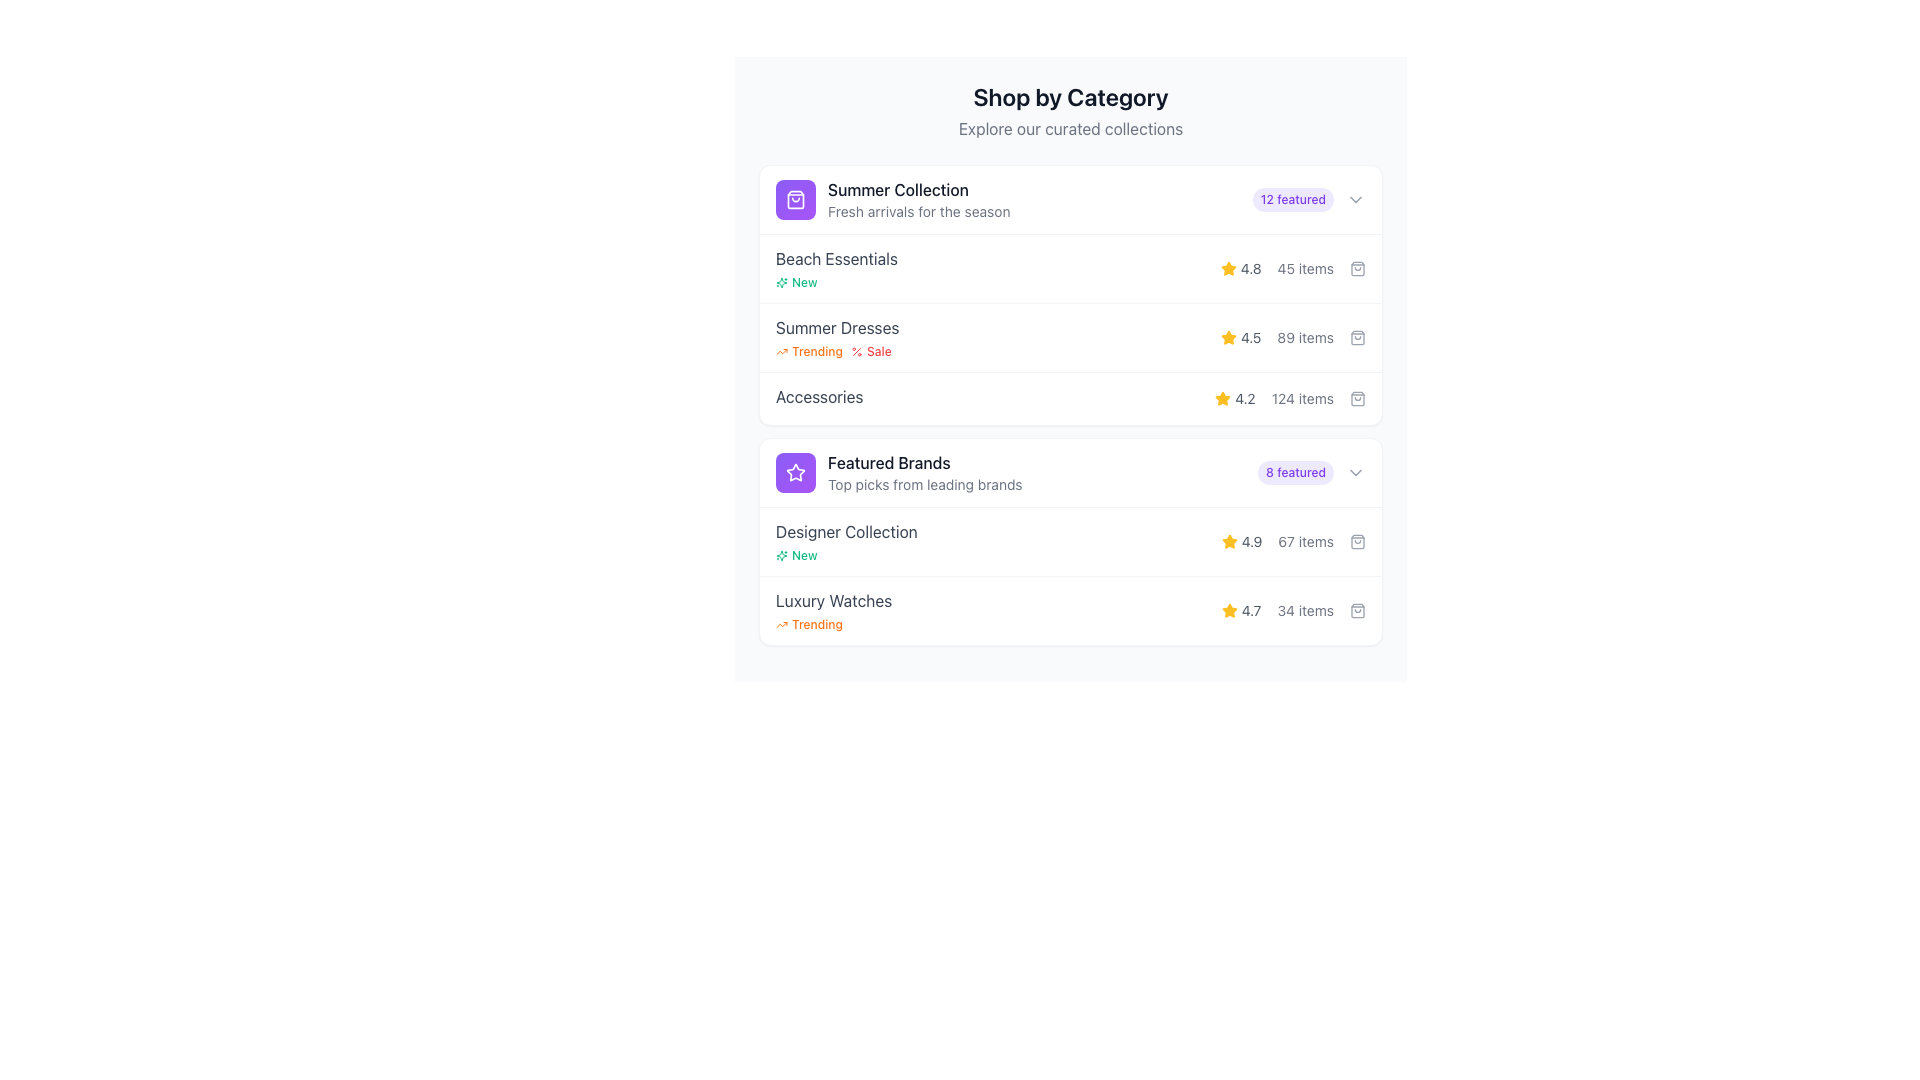 Image resolution: width=1920 pixels, height=1080 pixels. I want to click on 'Trending' and 'Sale' text label located below the 'Summer Dresses' category in the 'Shop by Category' section for details, so click(837, 350).